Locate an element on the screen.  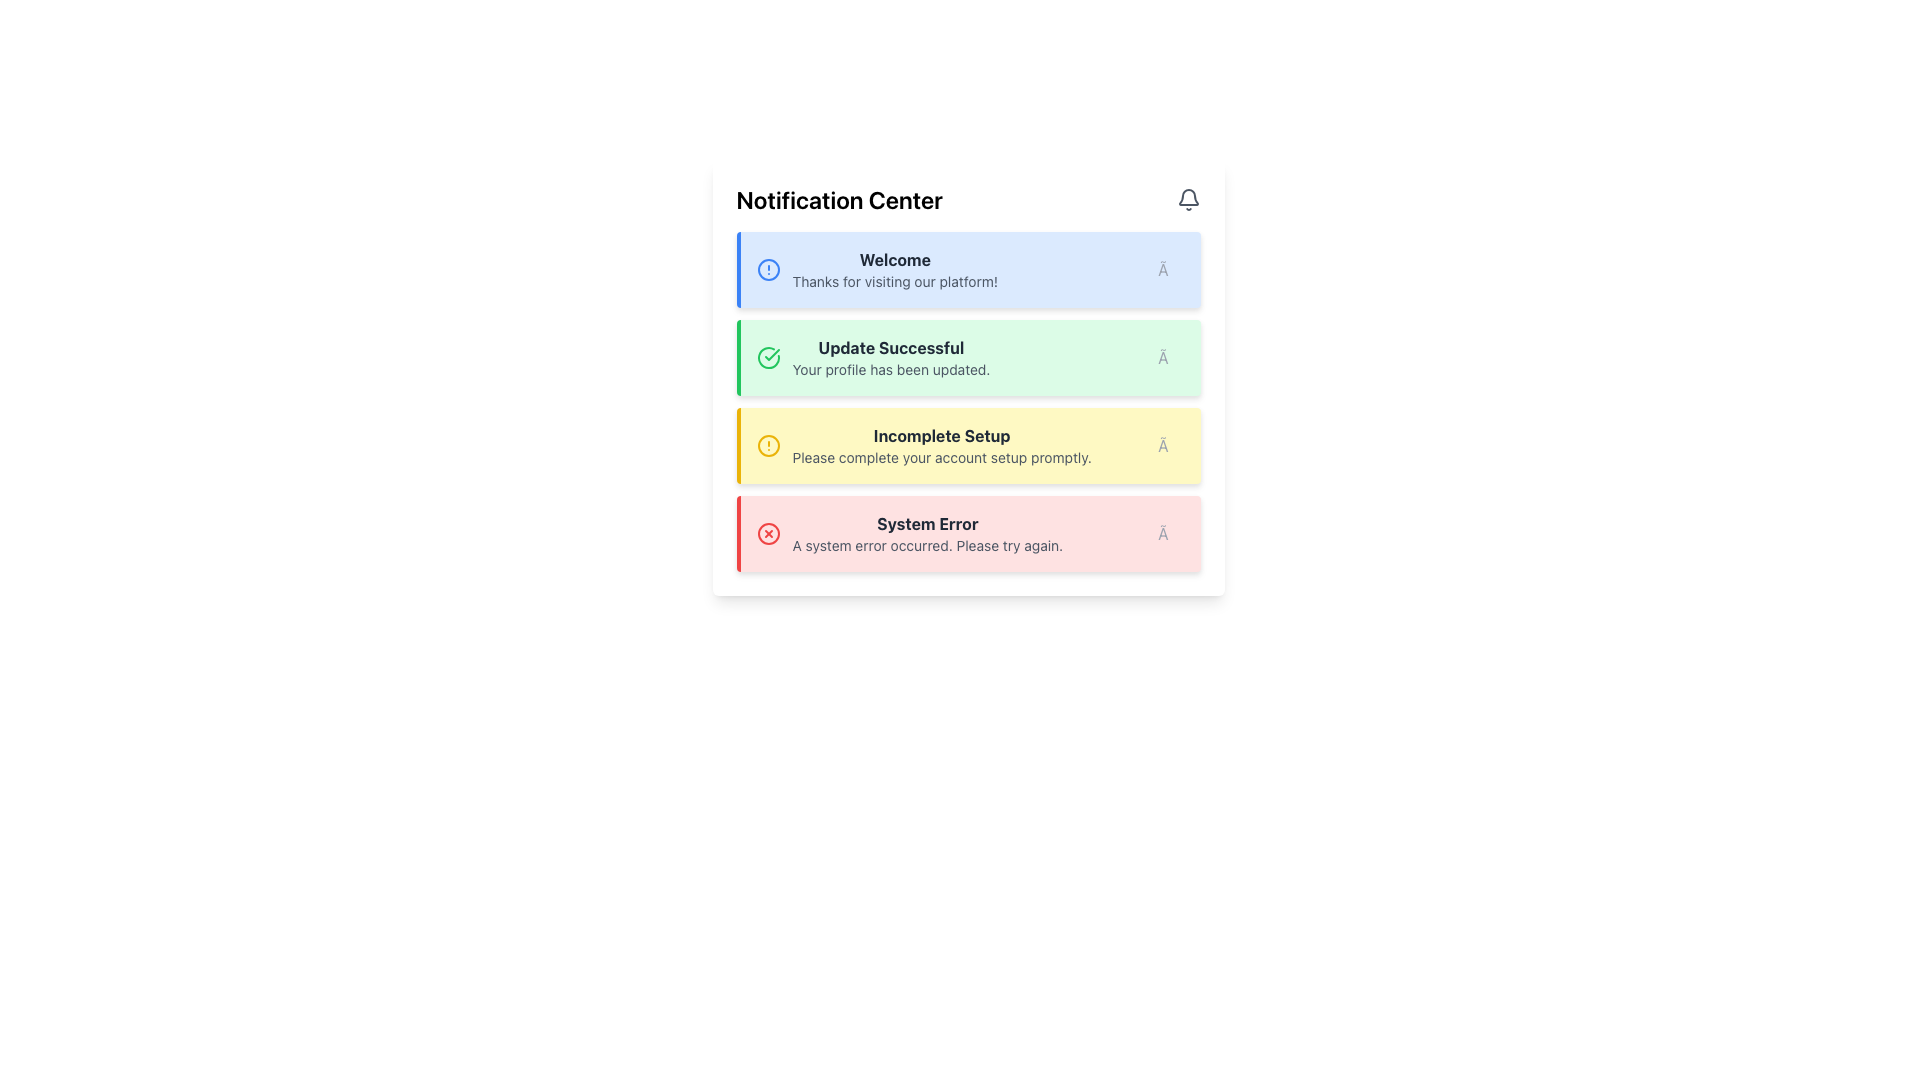
the non-interactive confirmation message that follows the bold heading 'Update Successful' in the green notification card located in the 'Notification Center' panel is located at coordinates (890, 370).